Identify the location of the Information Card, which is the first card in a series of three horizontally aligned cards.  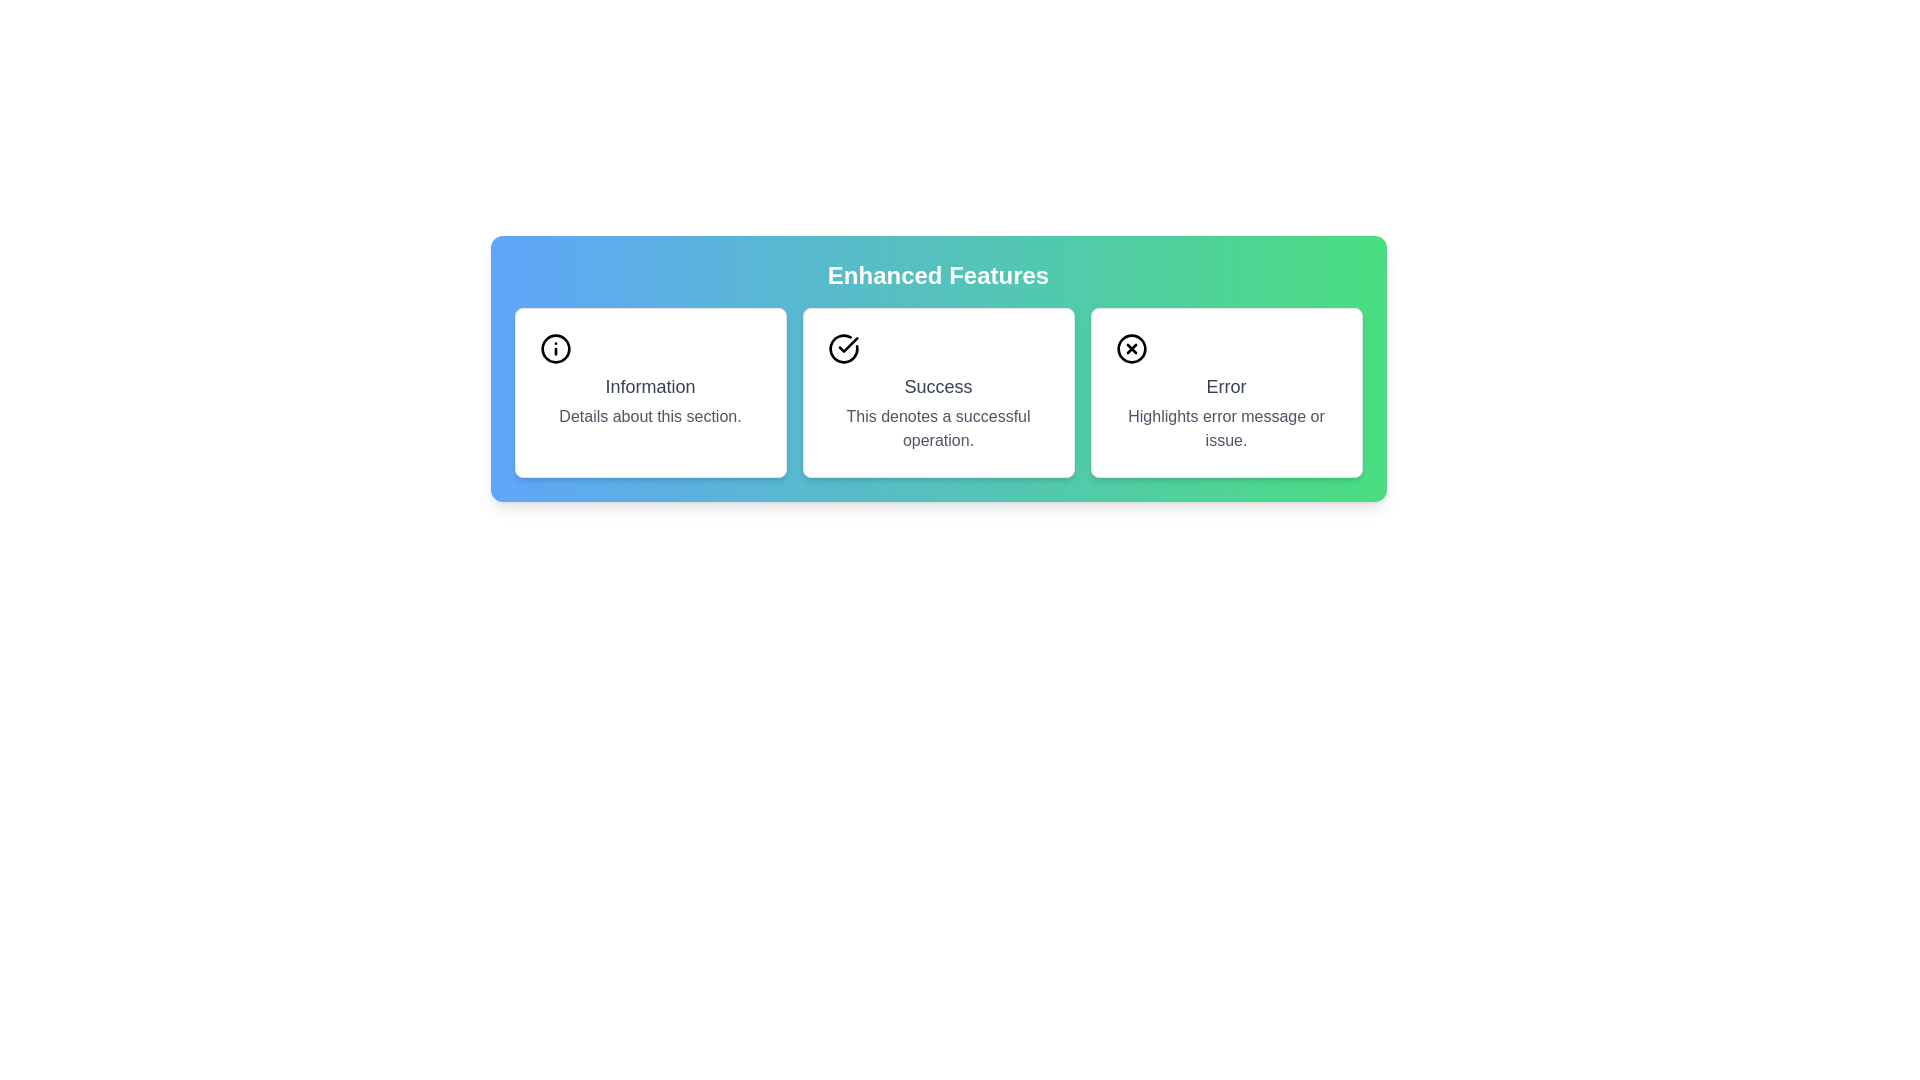
(650, 393).